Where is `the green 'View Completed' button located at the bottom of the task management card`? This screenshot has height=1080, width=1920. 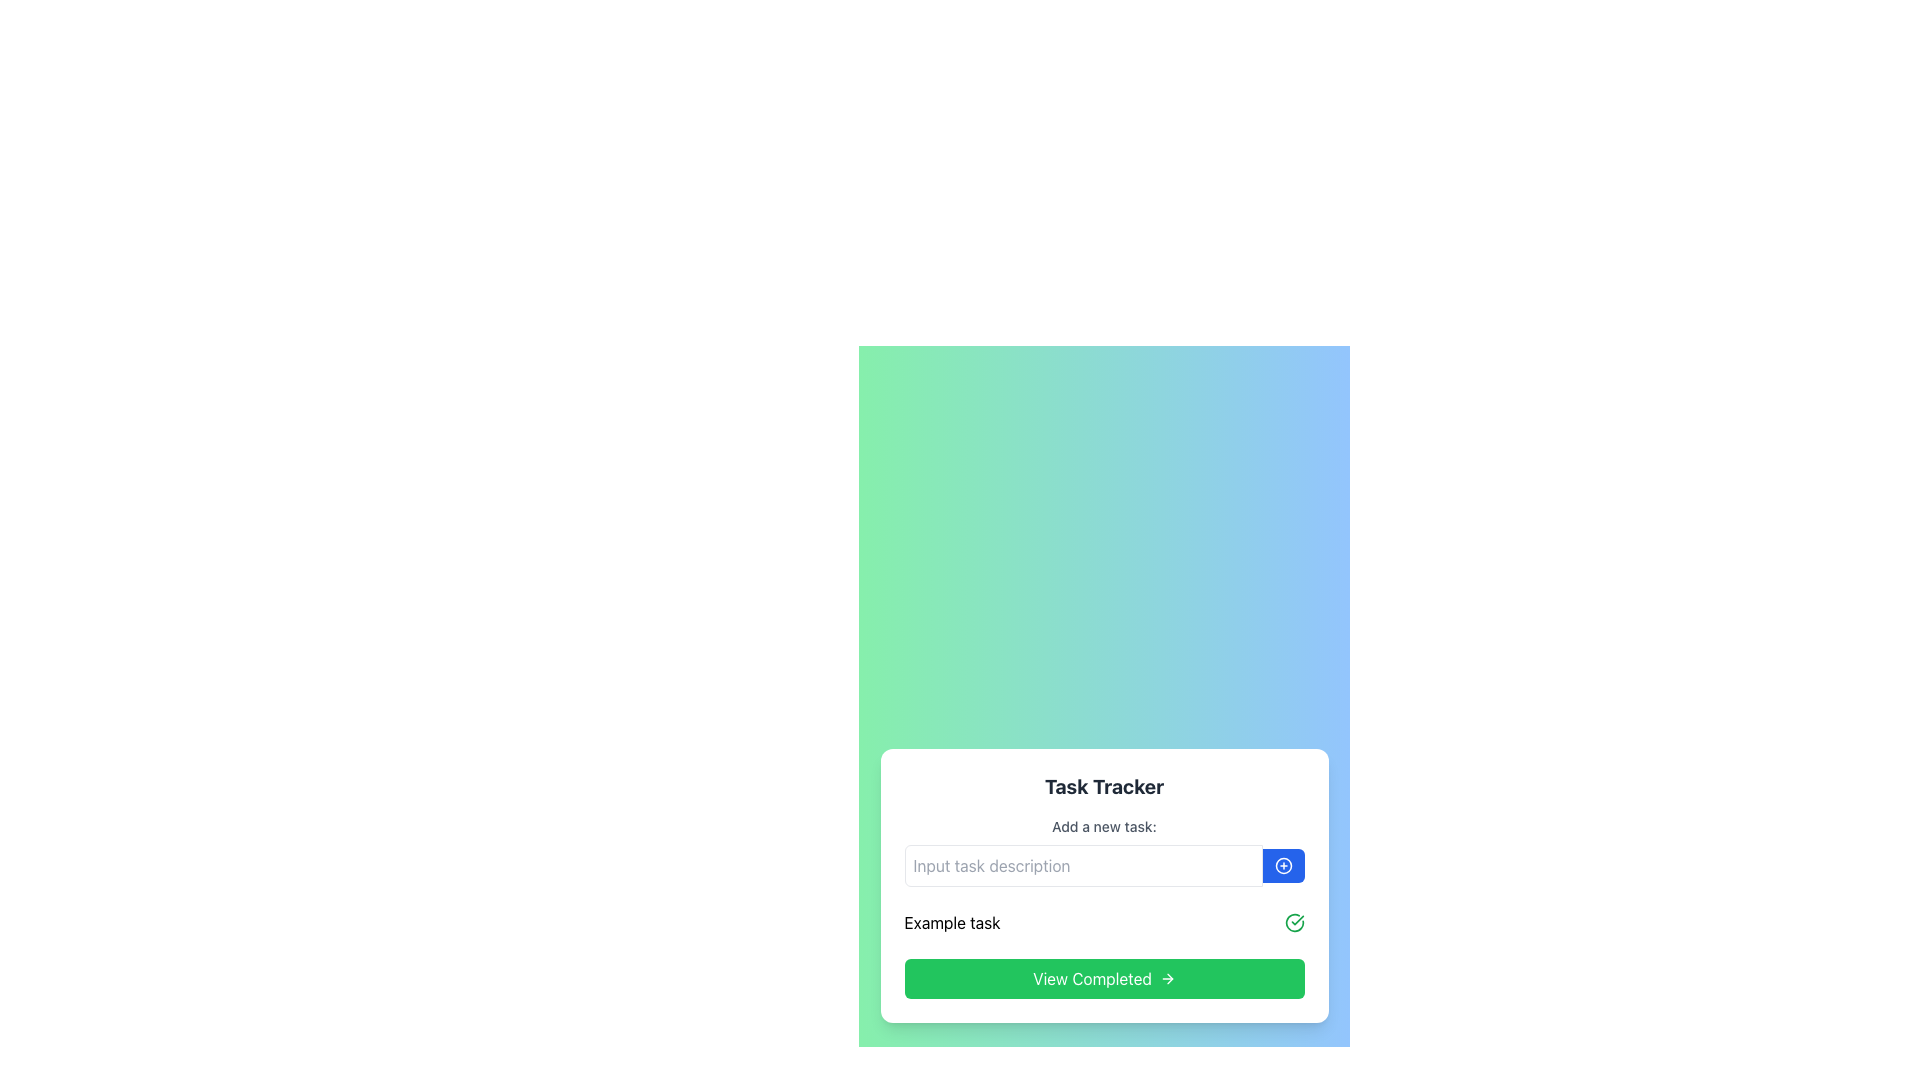
the green 'View Completed' button located at the bottom of the task management card is located at coordinates (1103, 978).